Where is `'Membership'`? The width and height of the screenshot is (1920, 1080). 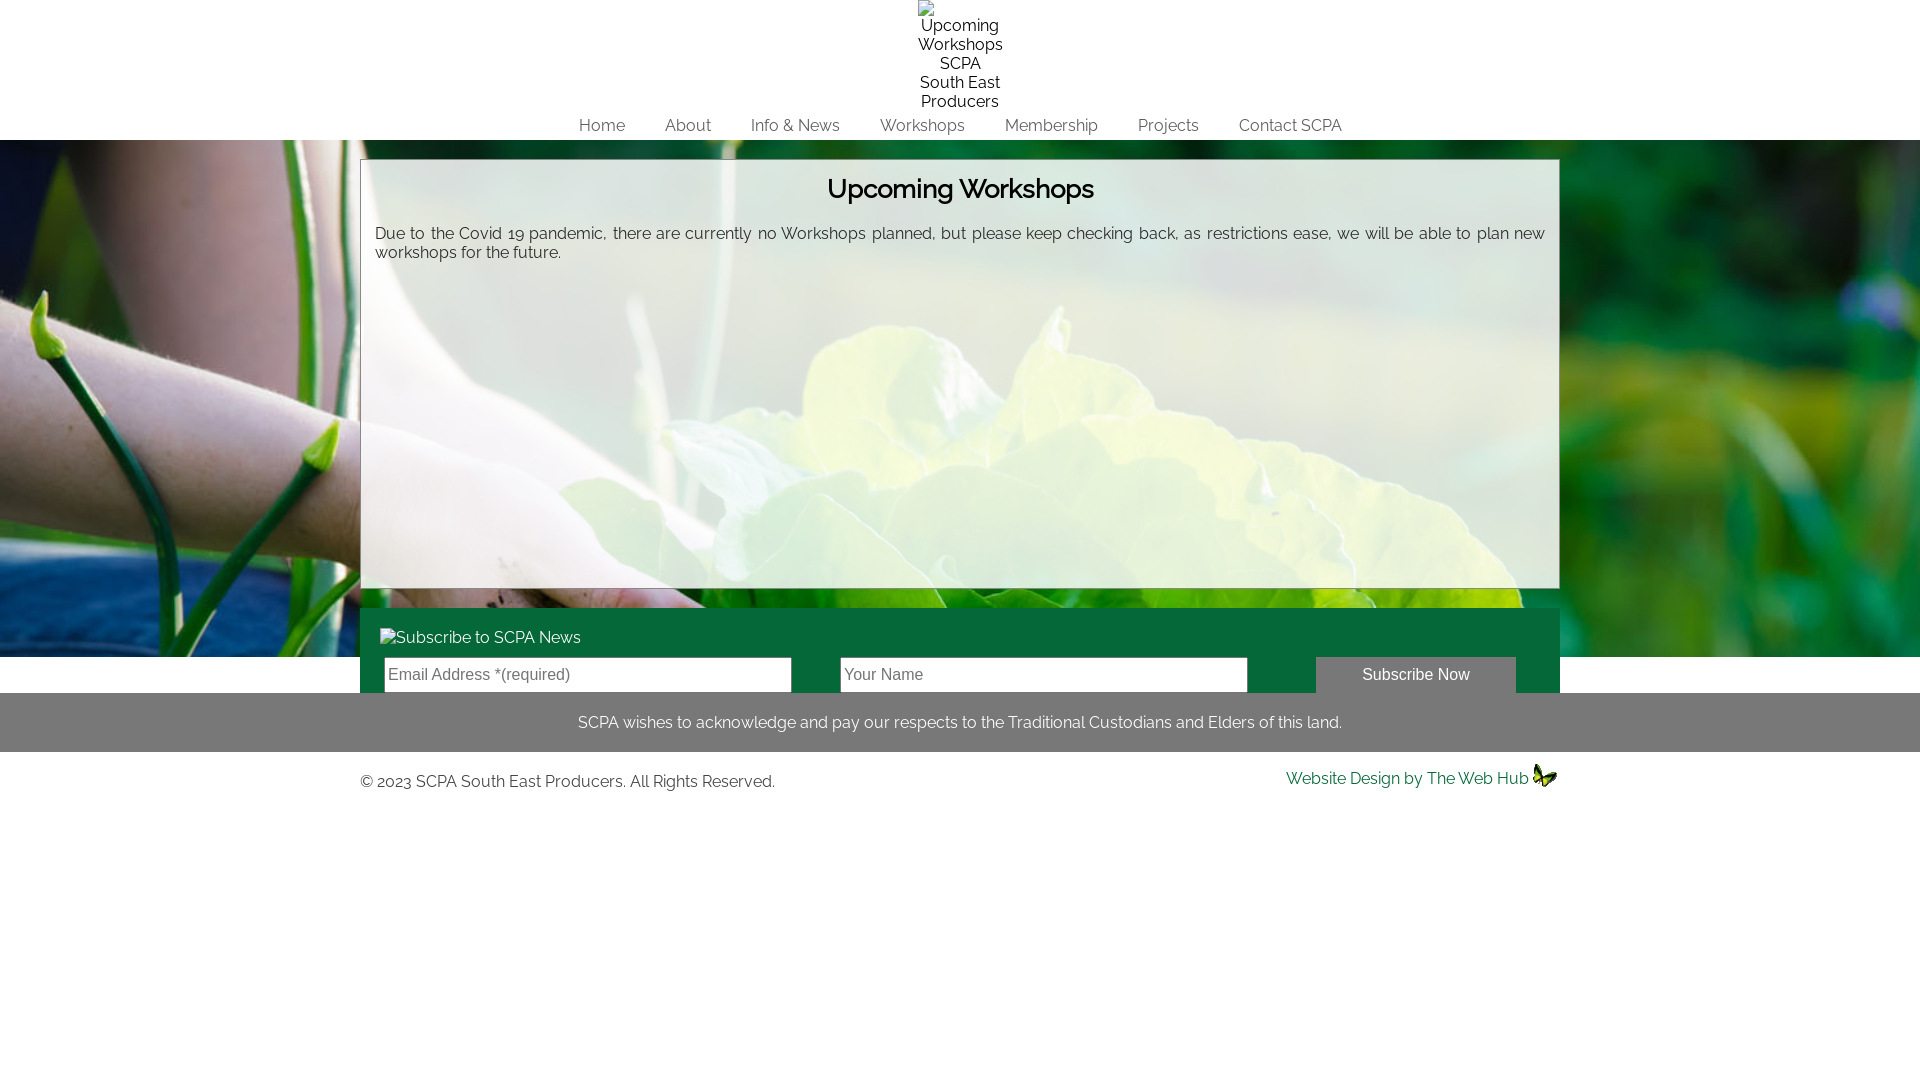
'Membership' is located at coordinates (983, 14).